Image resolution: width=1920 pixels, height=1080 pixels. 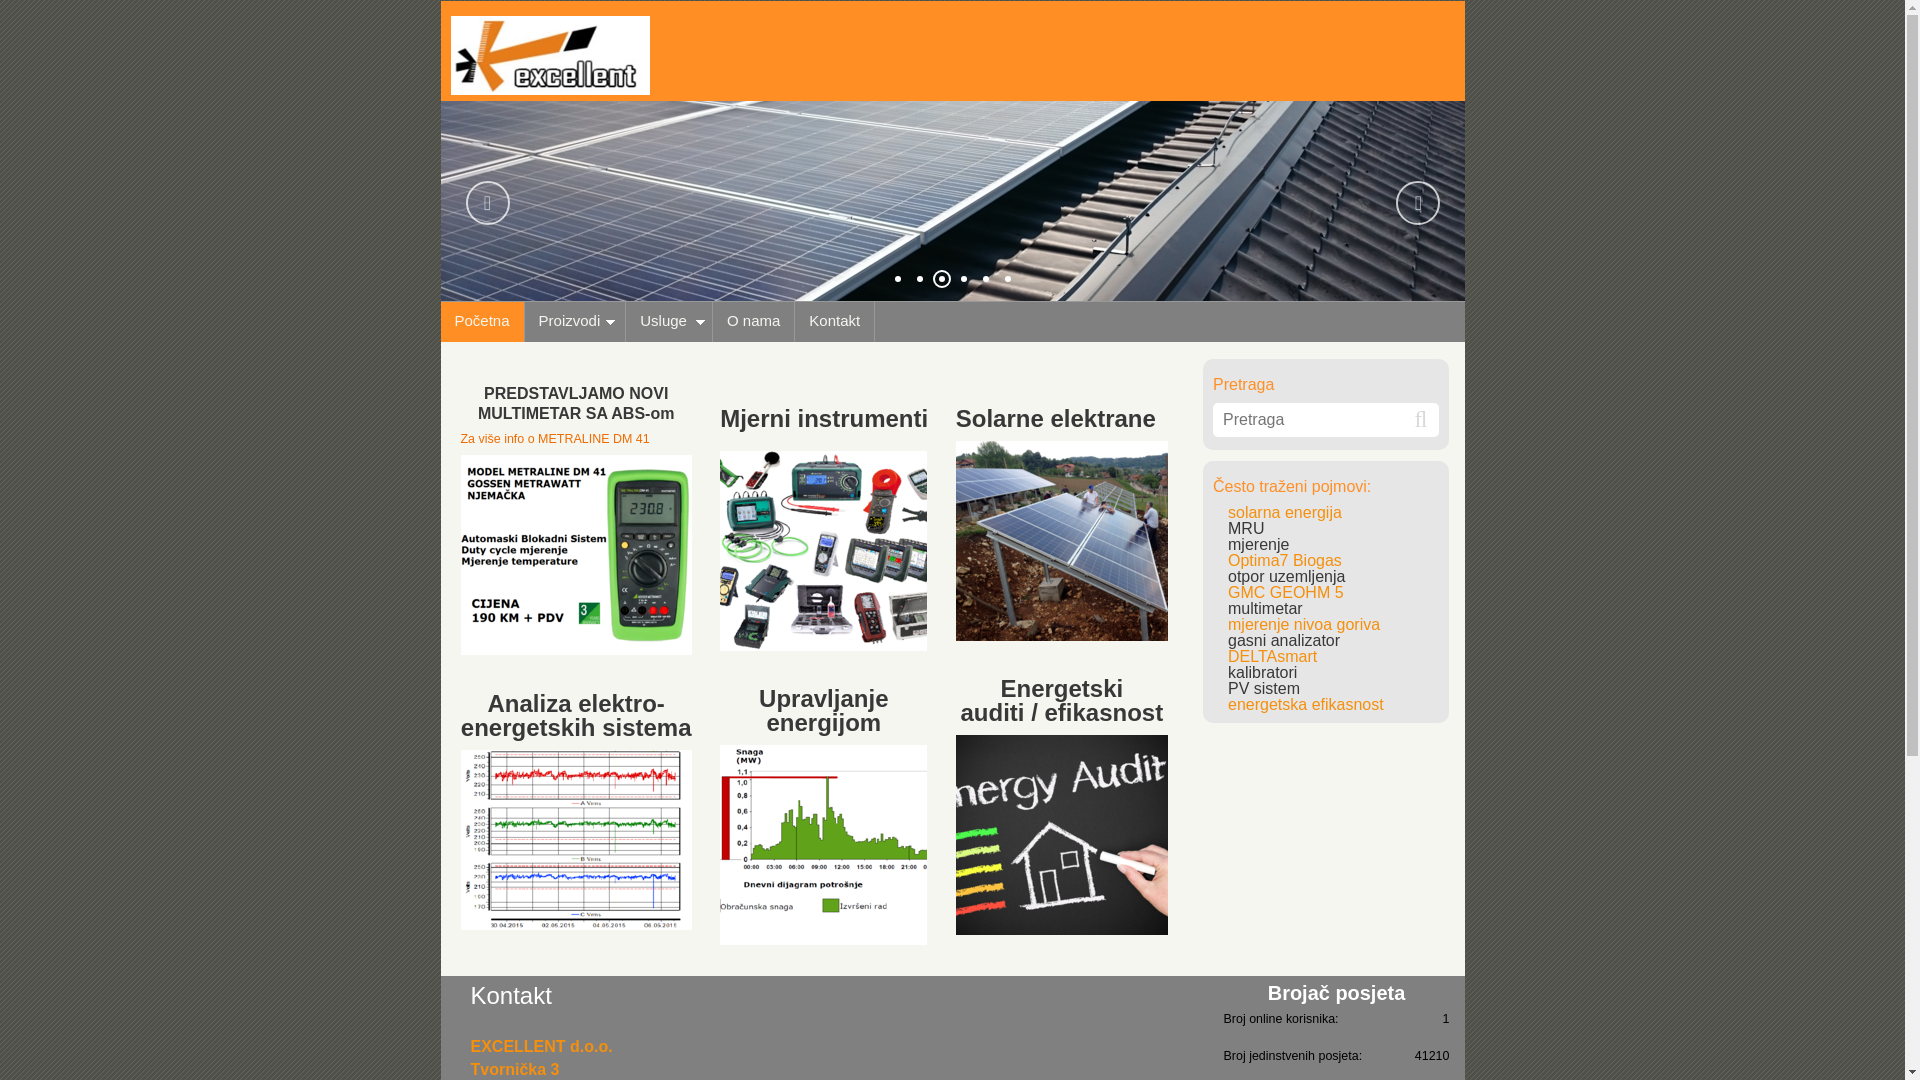 What do you see at coordinates (1262, 687) in the screenshot?
I see `'PV sistem'` at bounding box center [1262, 687].